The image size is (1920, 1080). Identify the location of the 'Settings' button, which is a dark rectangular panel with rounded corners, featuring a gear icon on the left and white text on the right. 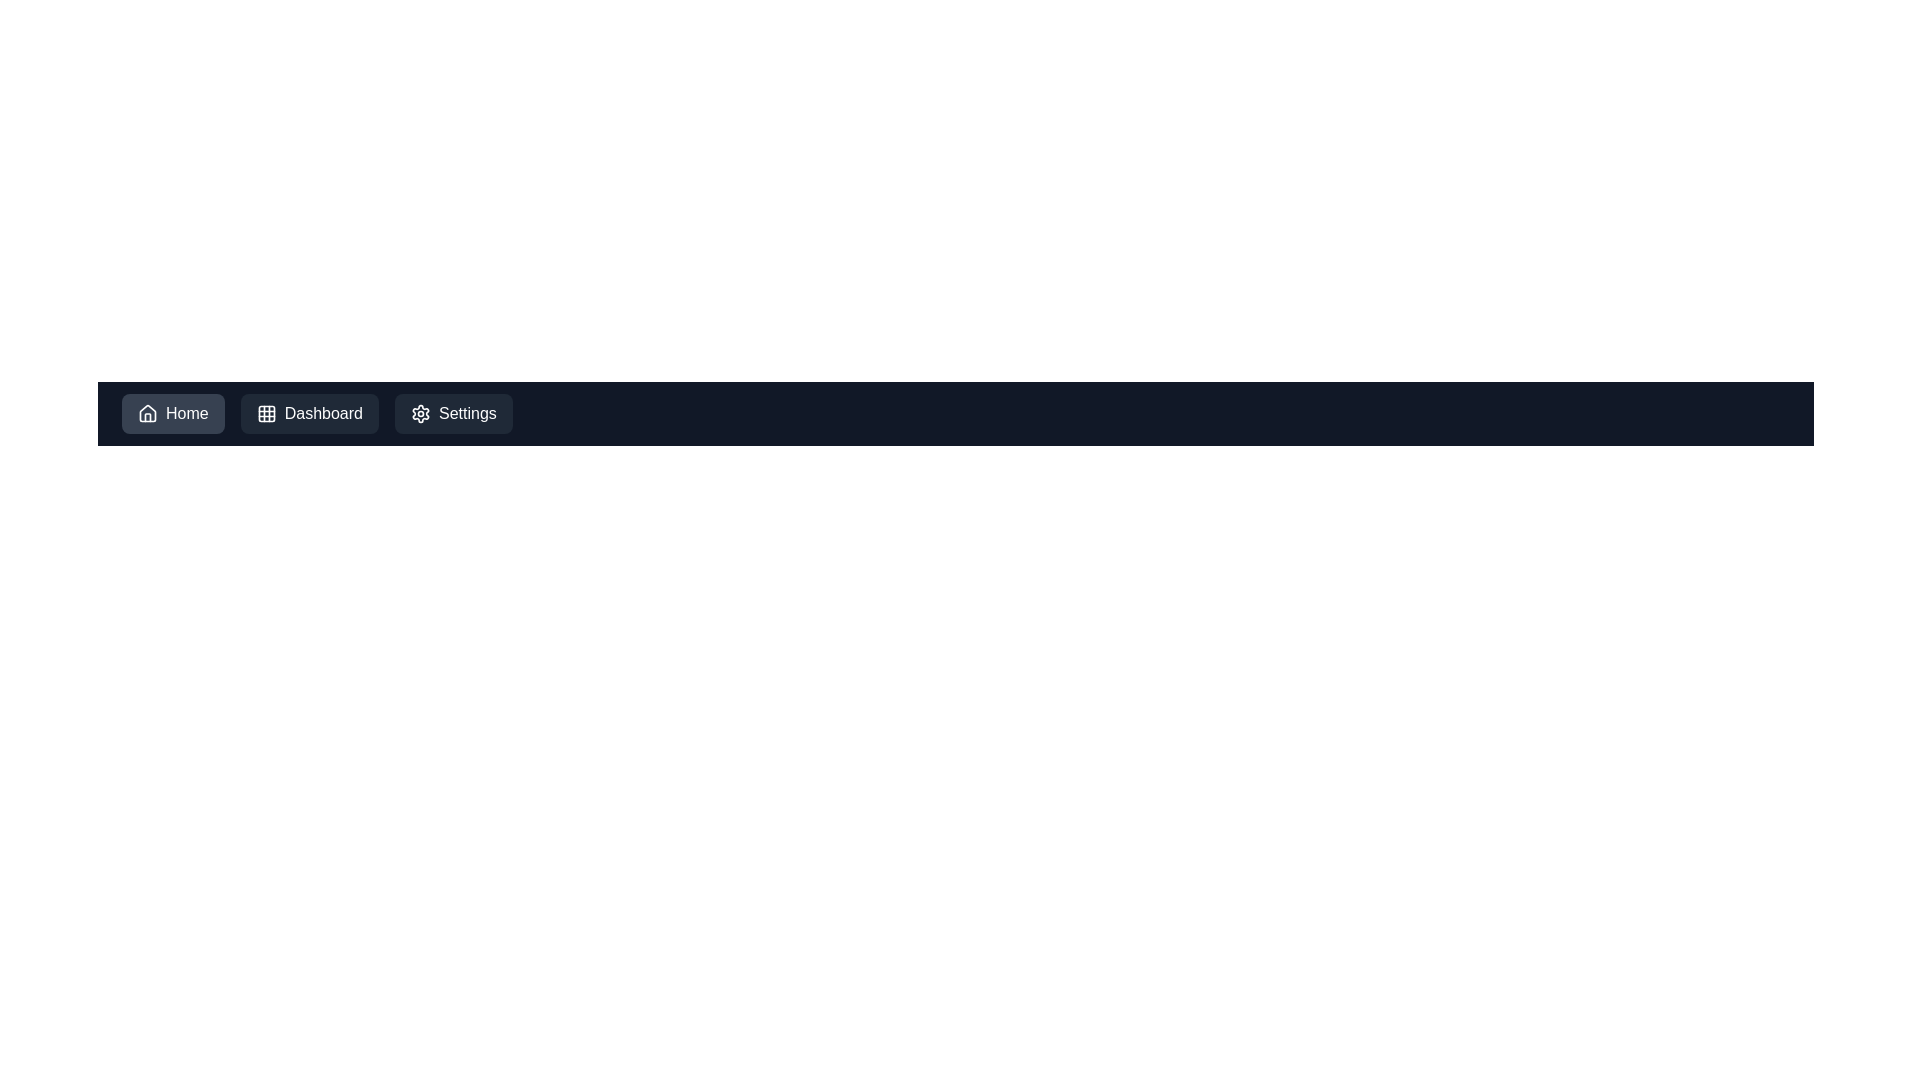
(452, 412).